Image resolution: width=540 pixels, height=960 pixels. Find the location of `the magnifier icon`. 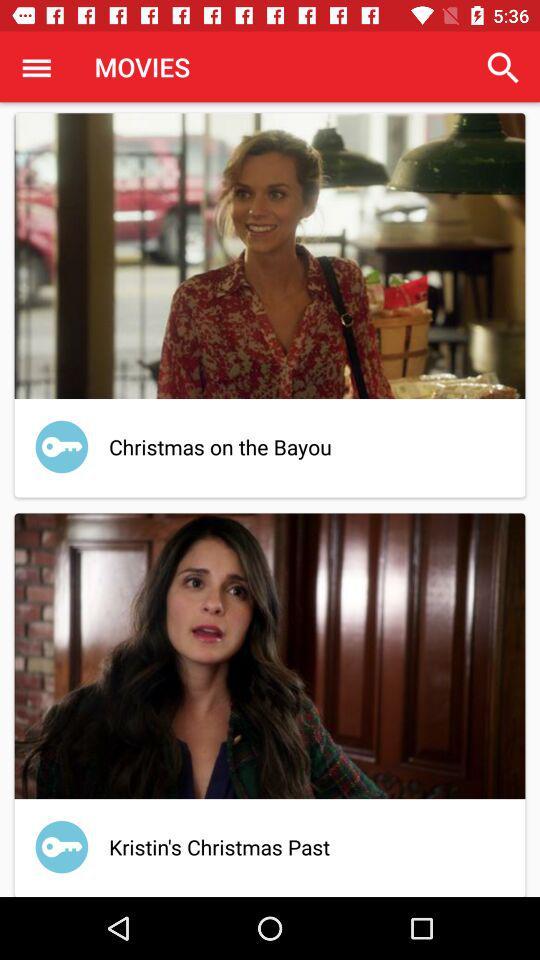

the magnifier icon is located at coordinates (502, 67).